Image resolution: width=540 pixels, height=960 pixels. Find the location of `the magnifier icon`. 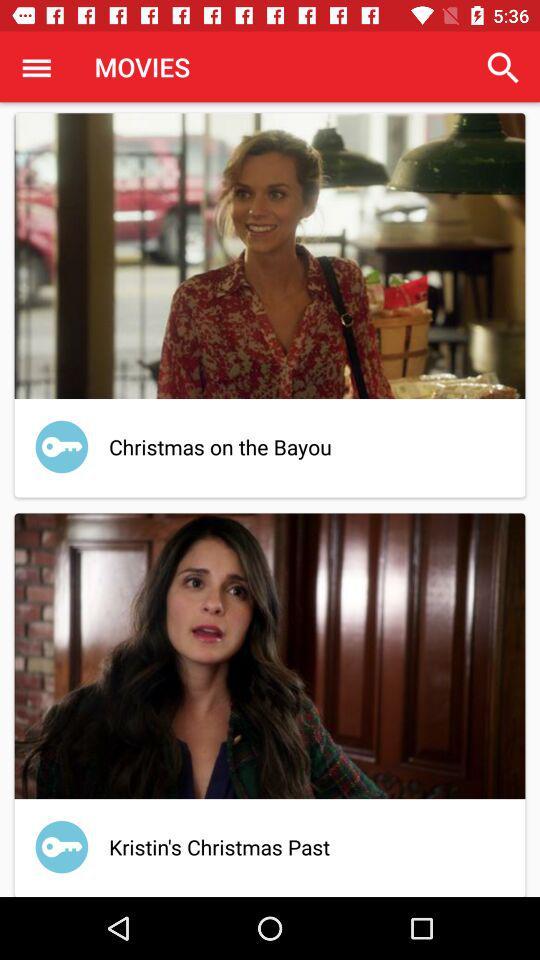

the magnifier icon is located at coordinates (502, 67).